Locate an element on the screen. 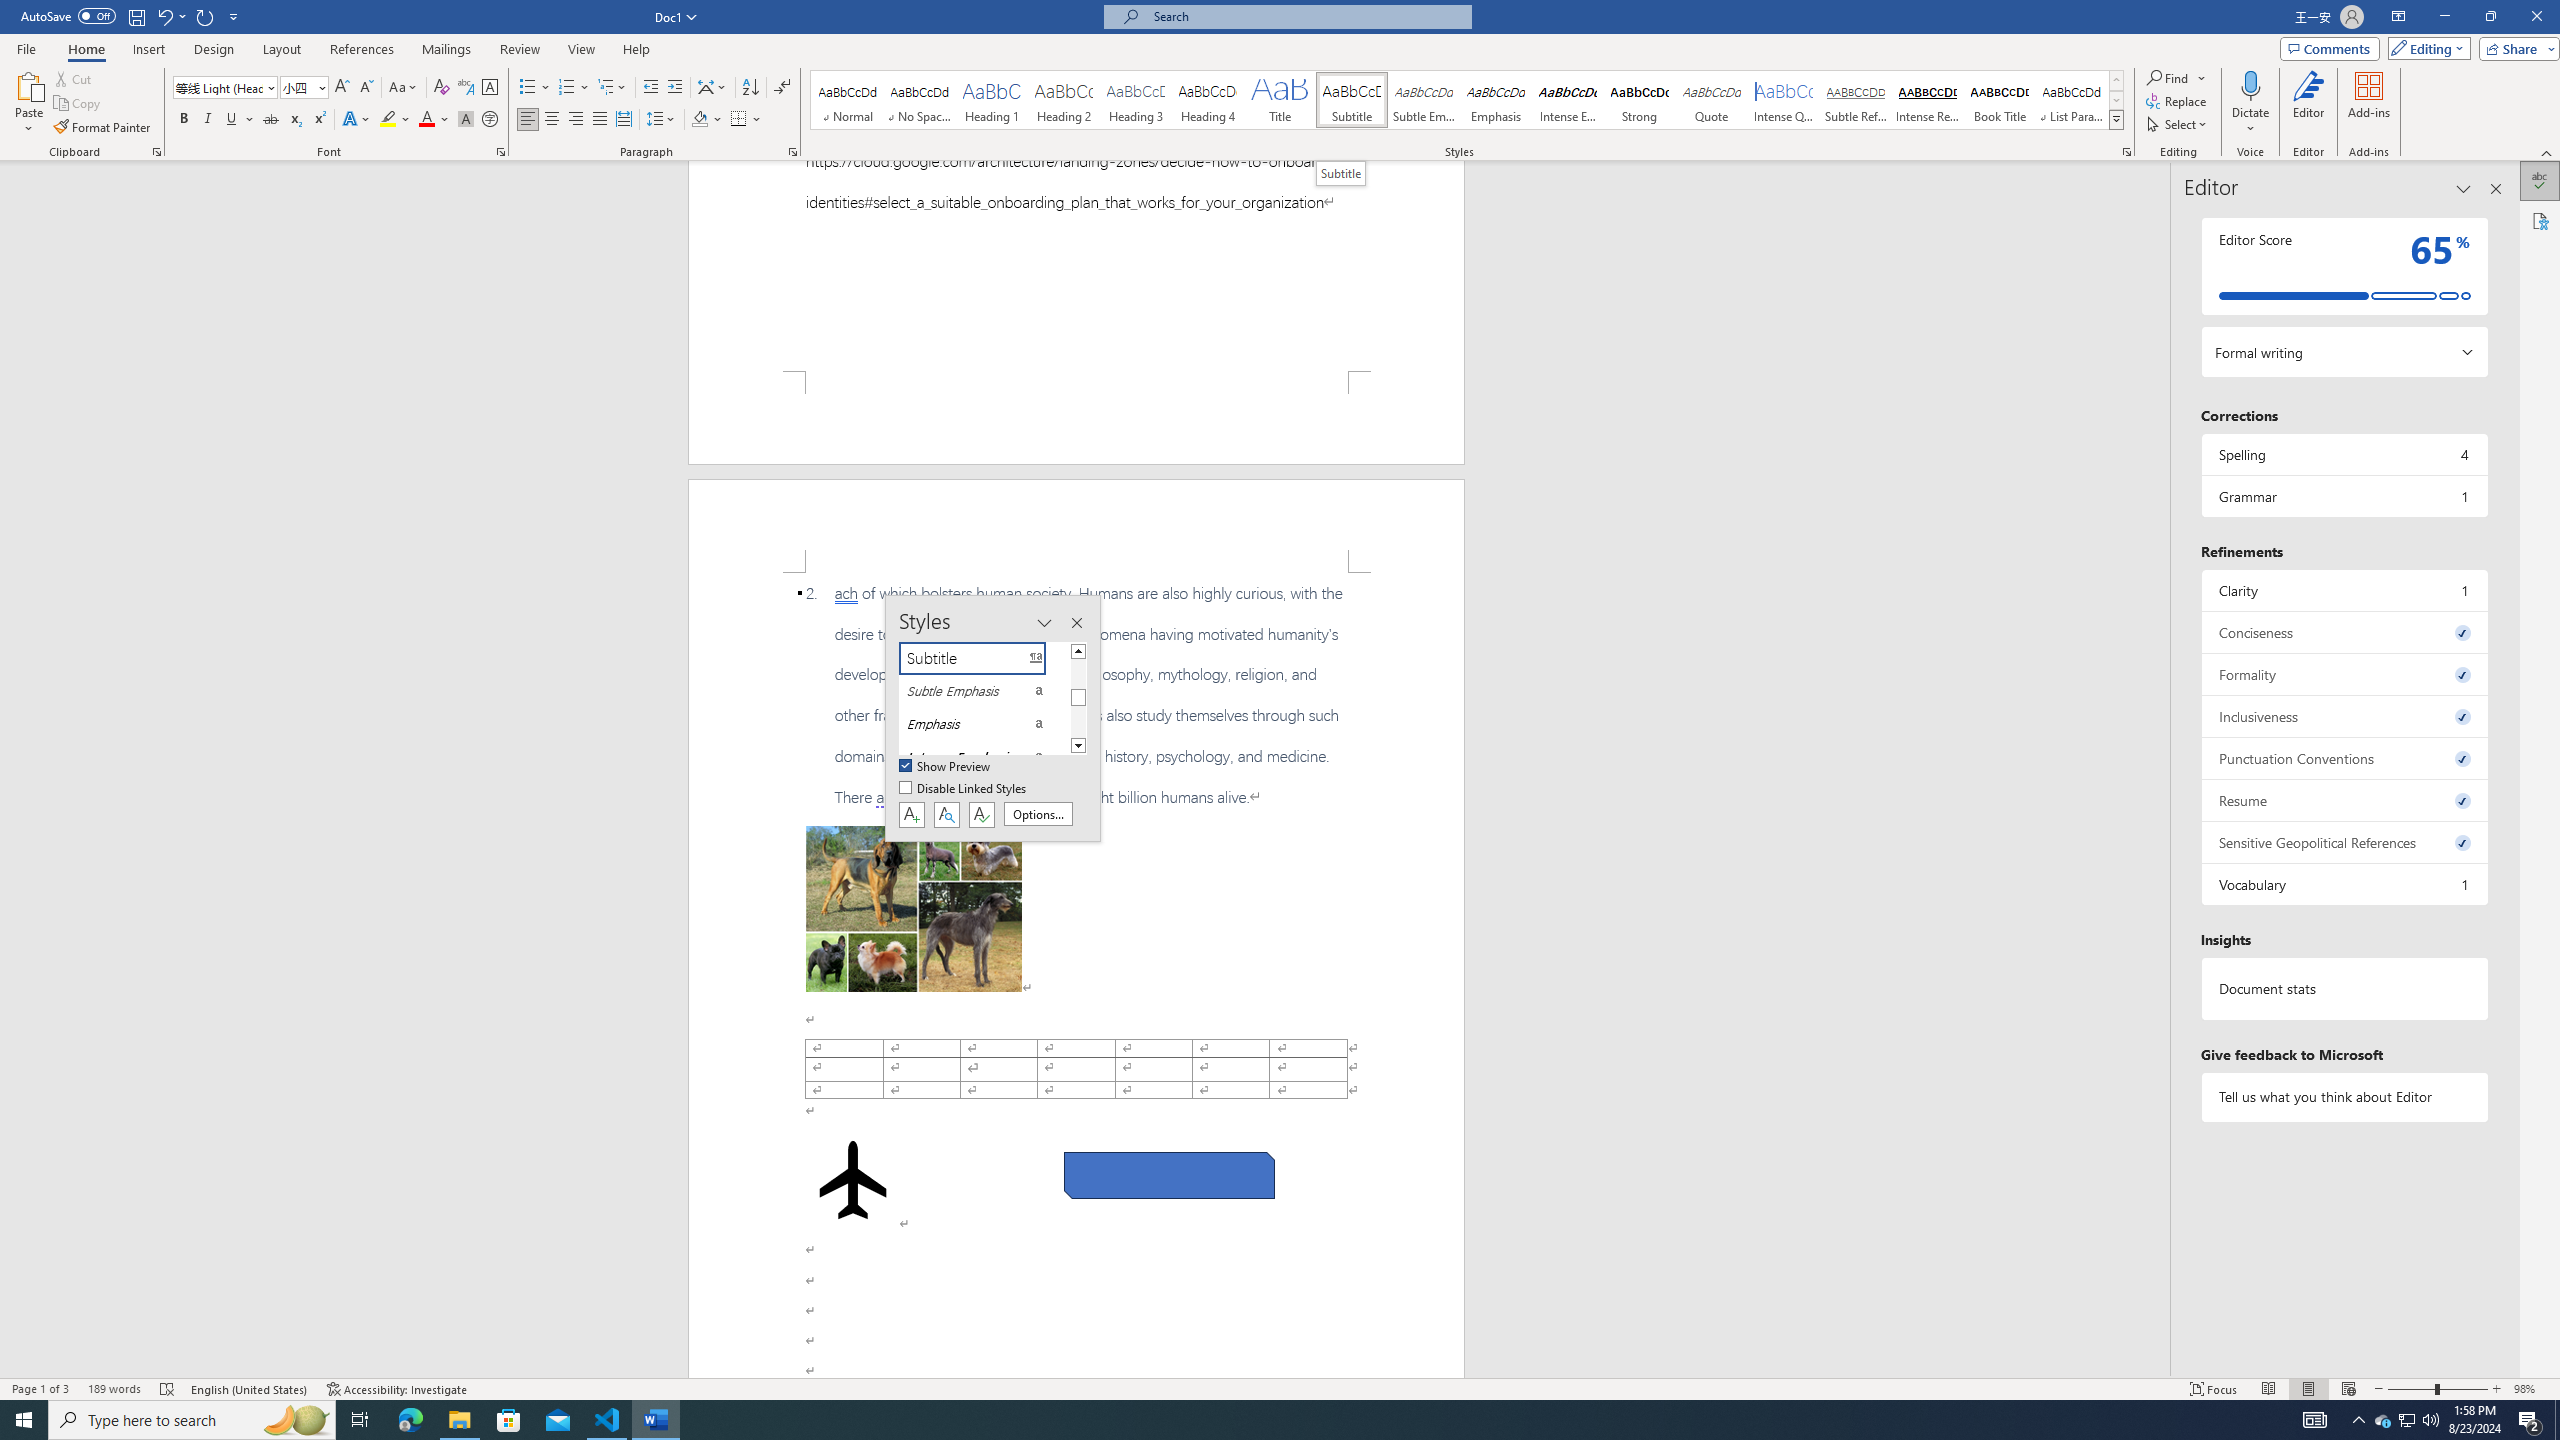 The image size is (2560, 1440). 'Font Color' is located at coordinates (432, 118).